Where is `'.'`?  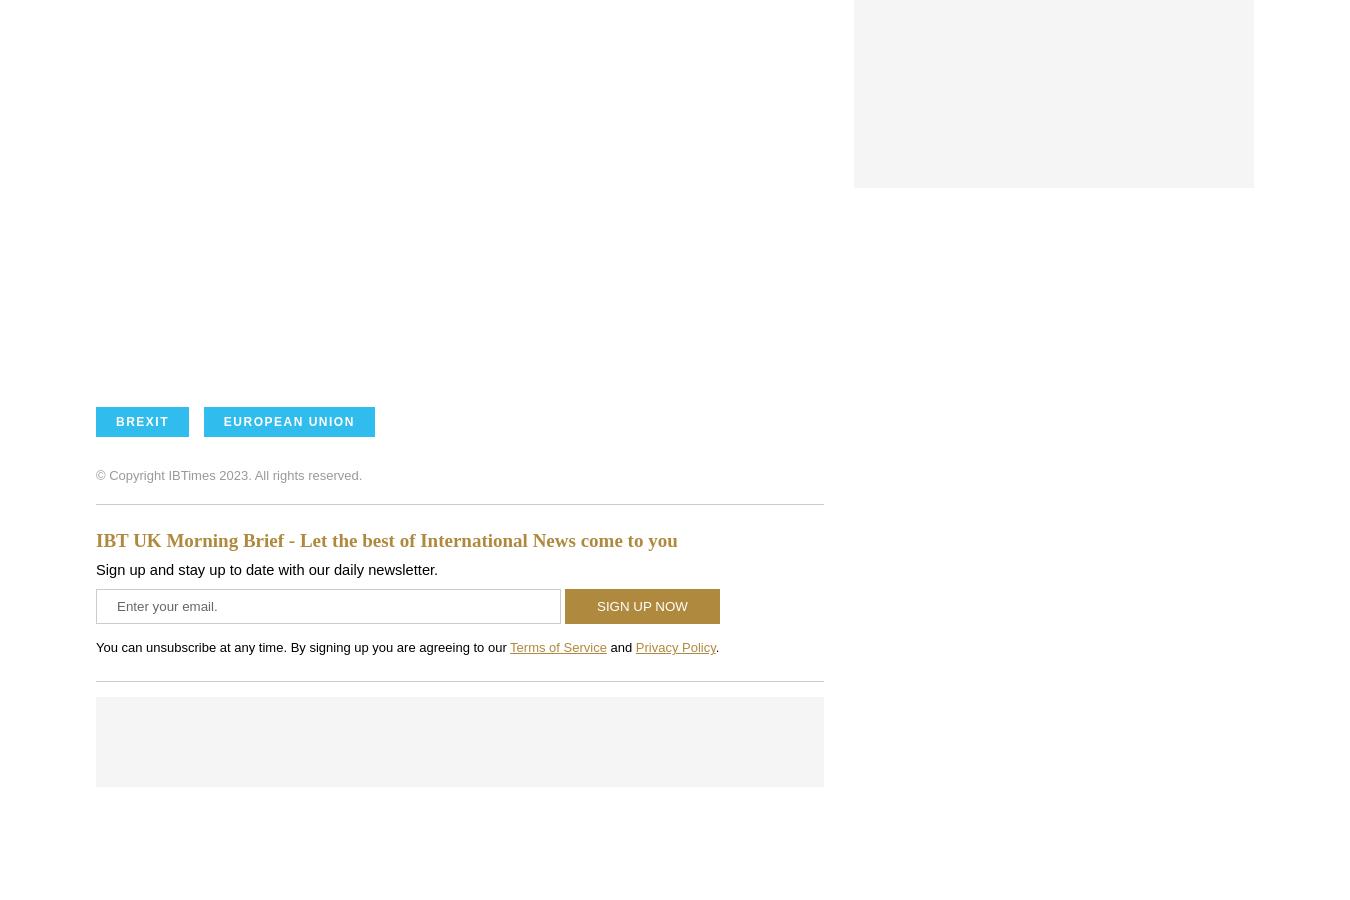
'.' is located at coordinates (713, 647).